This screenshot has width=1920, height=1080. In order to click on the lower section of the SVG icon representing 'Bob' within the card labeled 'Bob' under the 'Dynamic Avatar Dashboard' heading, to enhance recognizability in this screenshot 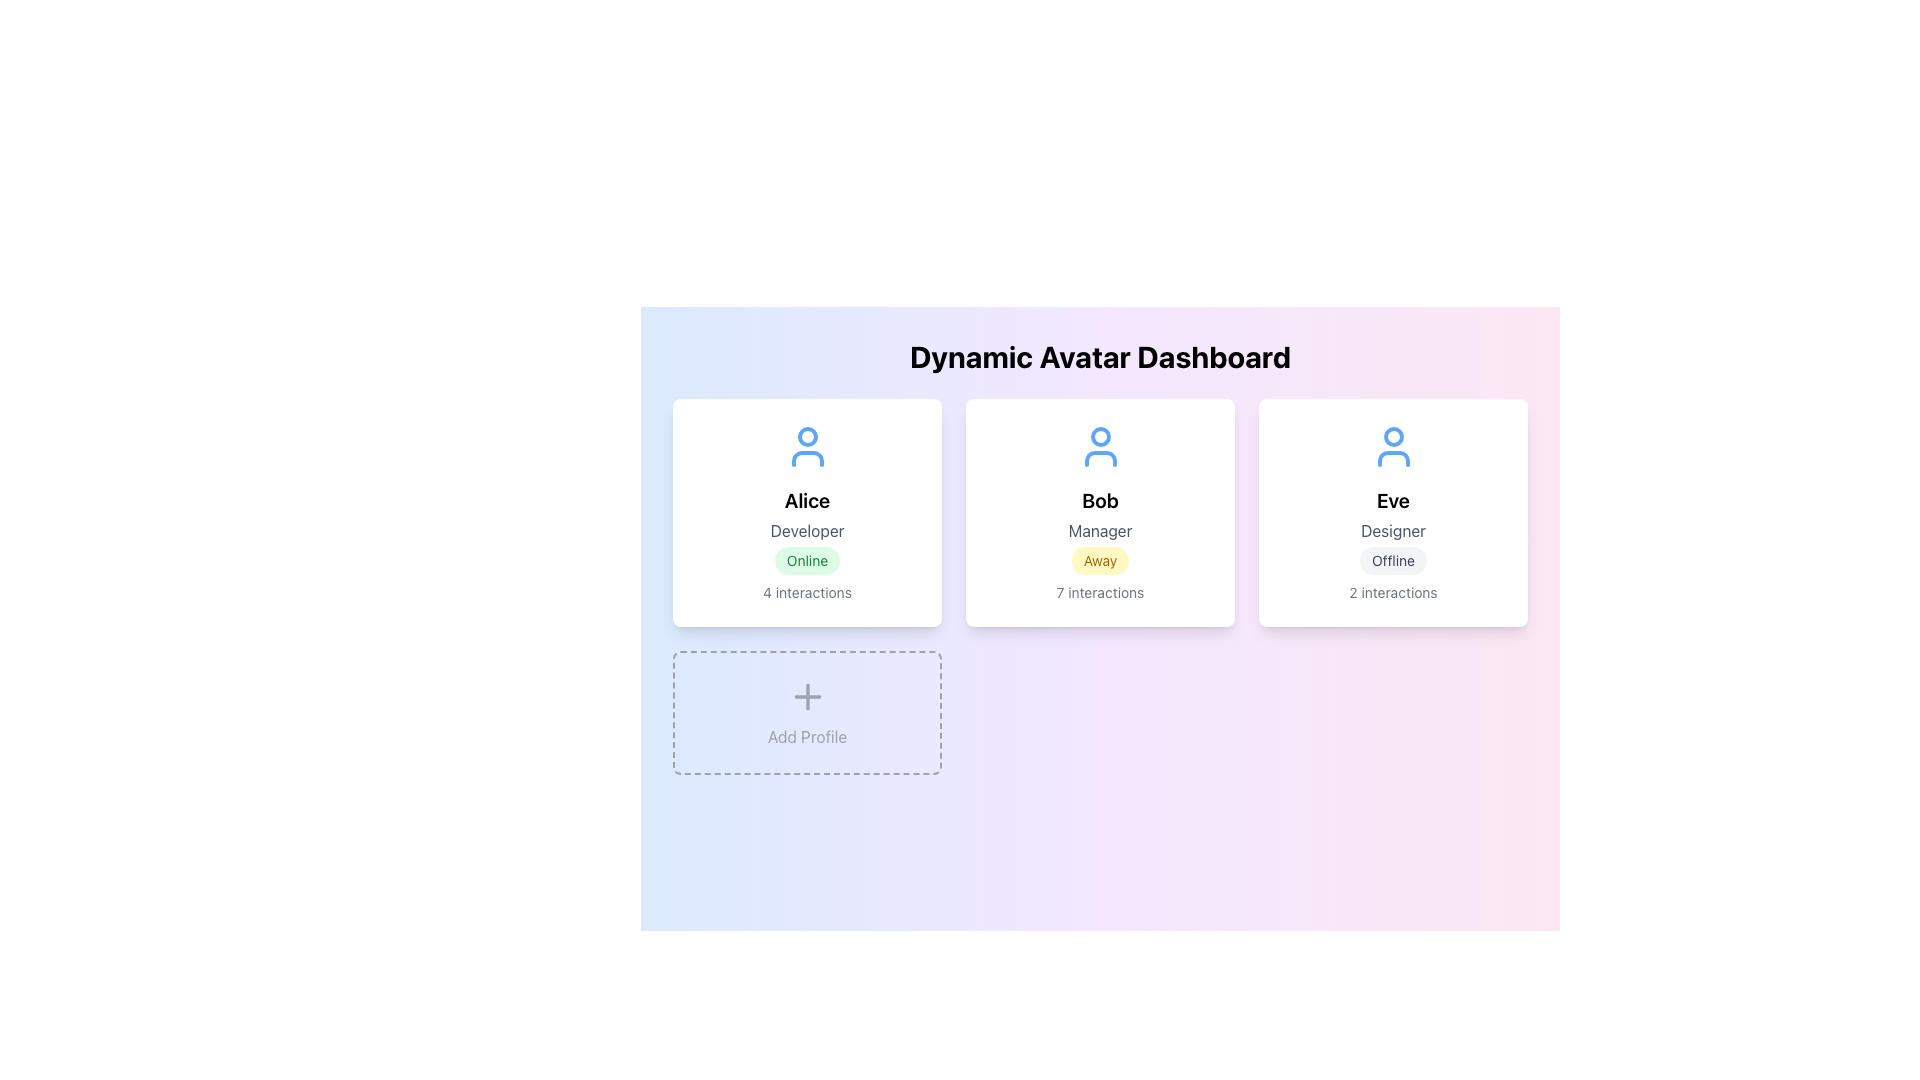, I will do `click(1099, 459)`.